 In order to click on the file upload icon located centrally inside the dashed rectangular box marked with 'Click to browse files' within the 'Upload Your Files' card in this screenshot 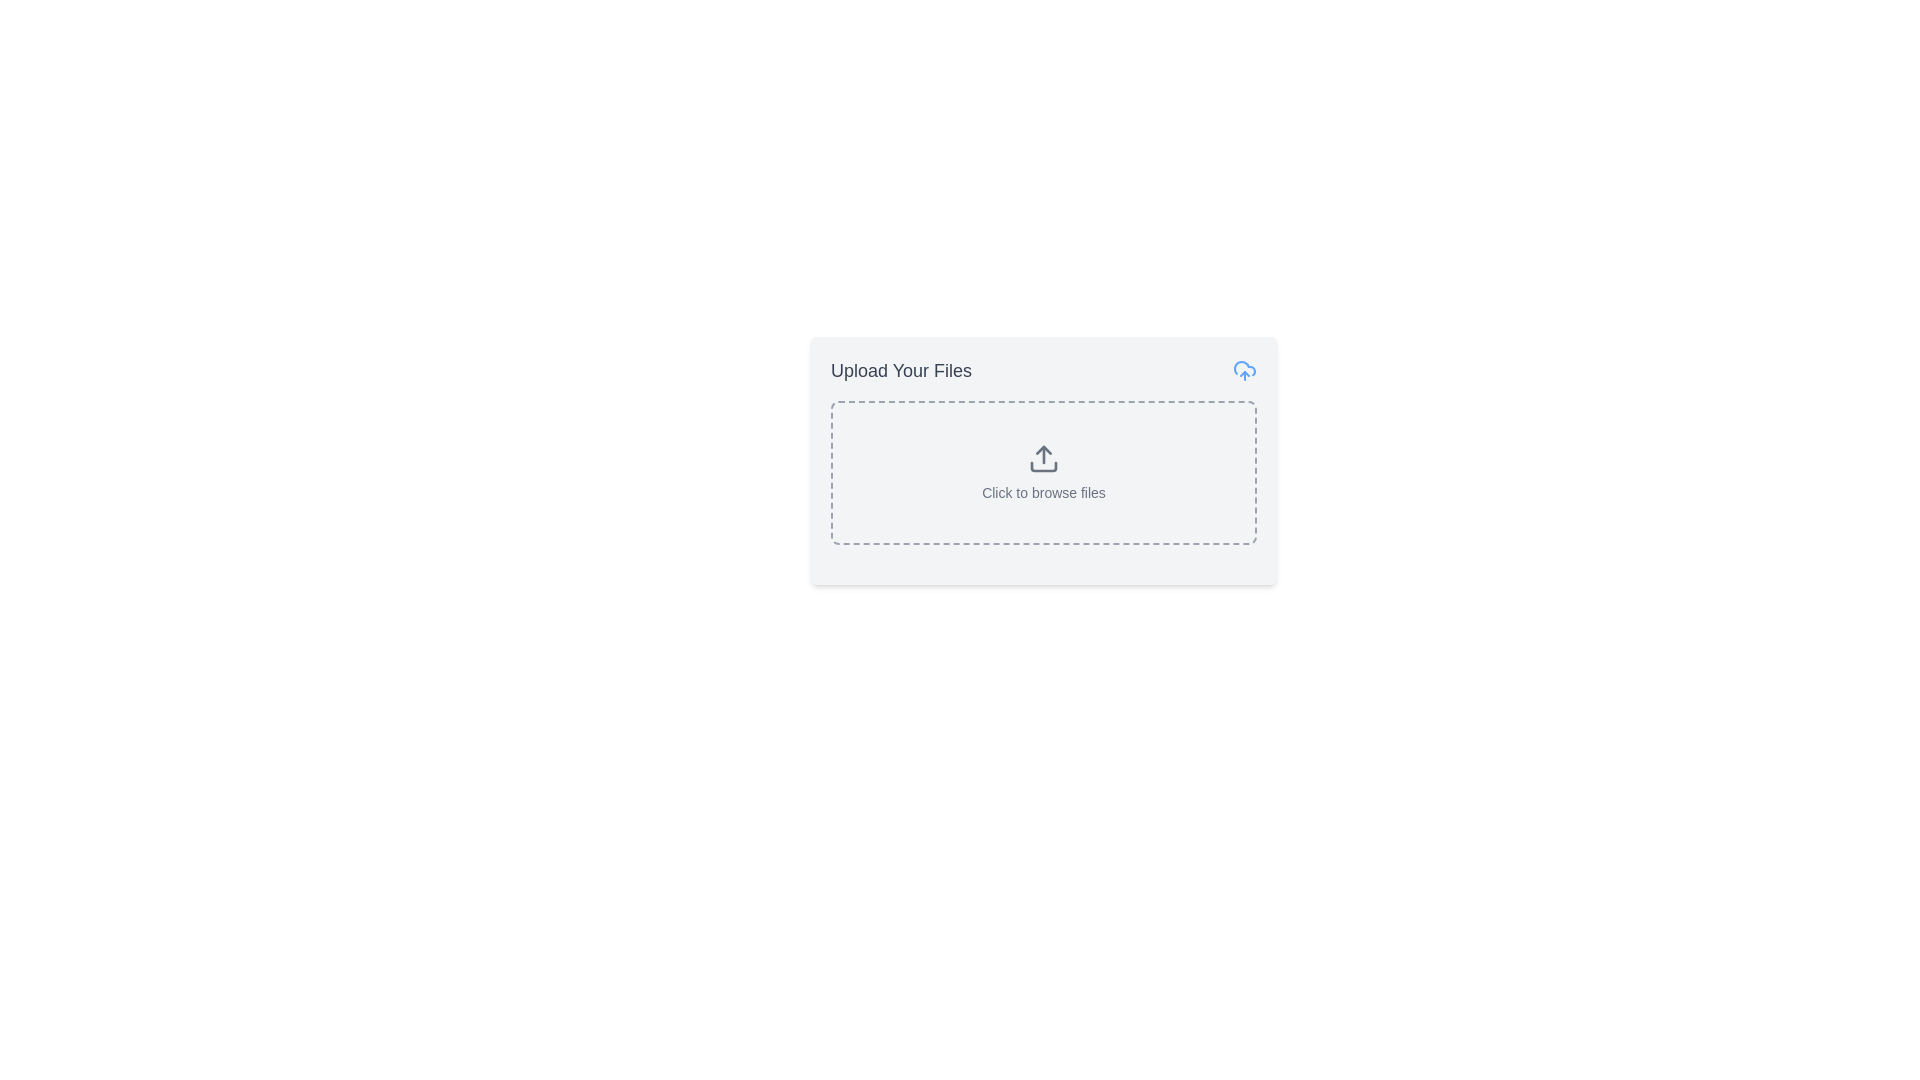, I will do `click(1042, 459)`.